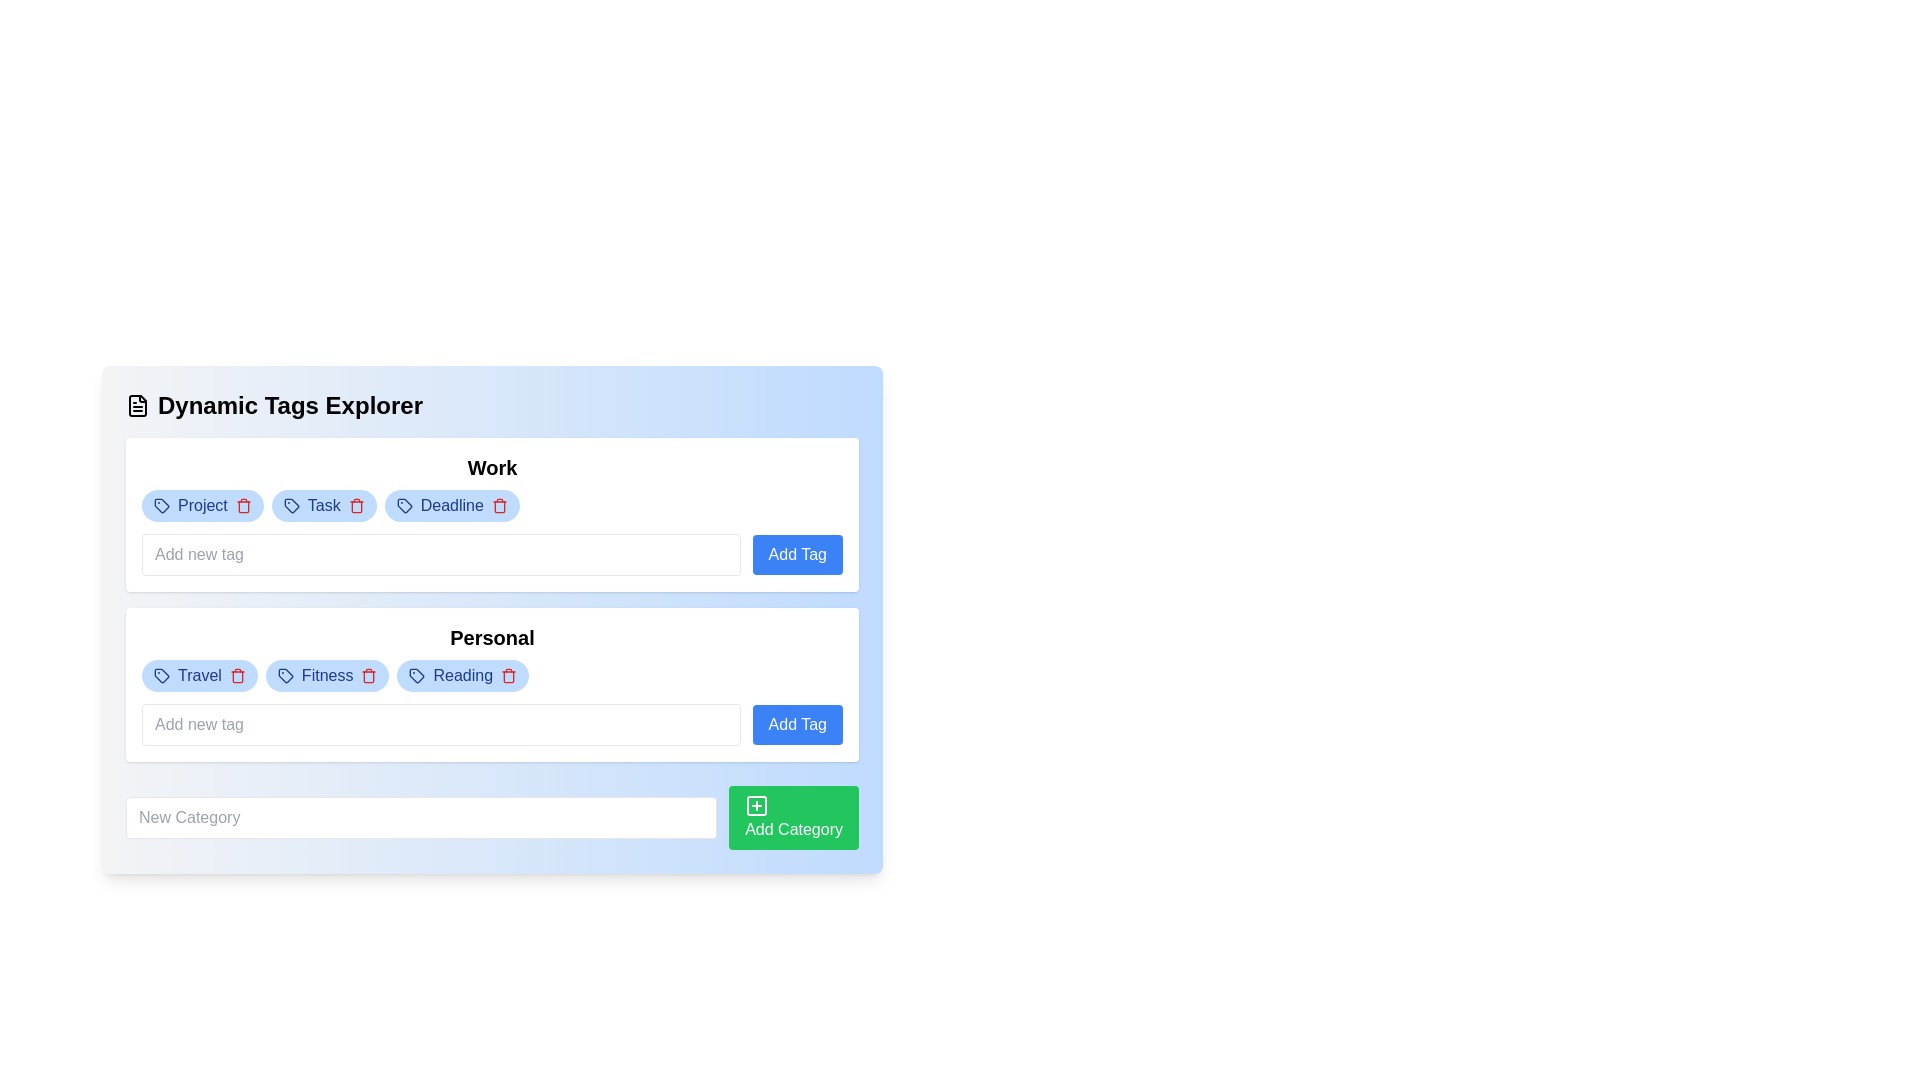 The height and width of the screenshot is (1080, 1920). What do you see at coordinates (324, 504) in the screenshot?
I see `the 'Work' tag component, which is the second tag from the left in a tag management interface, positioned between the 'Project' and 'Deadline' tags` at bounding box center [324, 504].